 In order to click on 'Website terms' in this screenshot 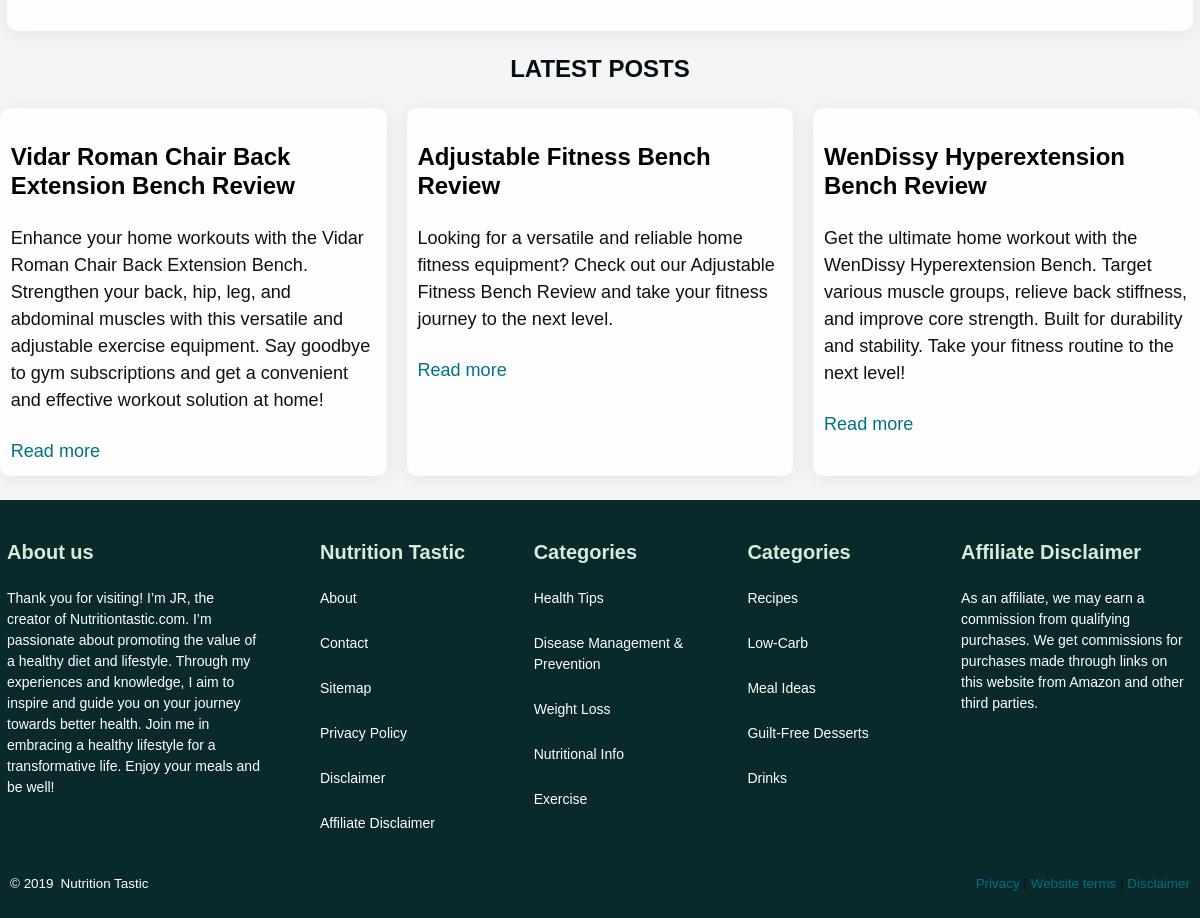, I will do `click(1072, 882)`.